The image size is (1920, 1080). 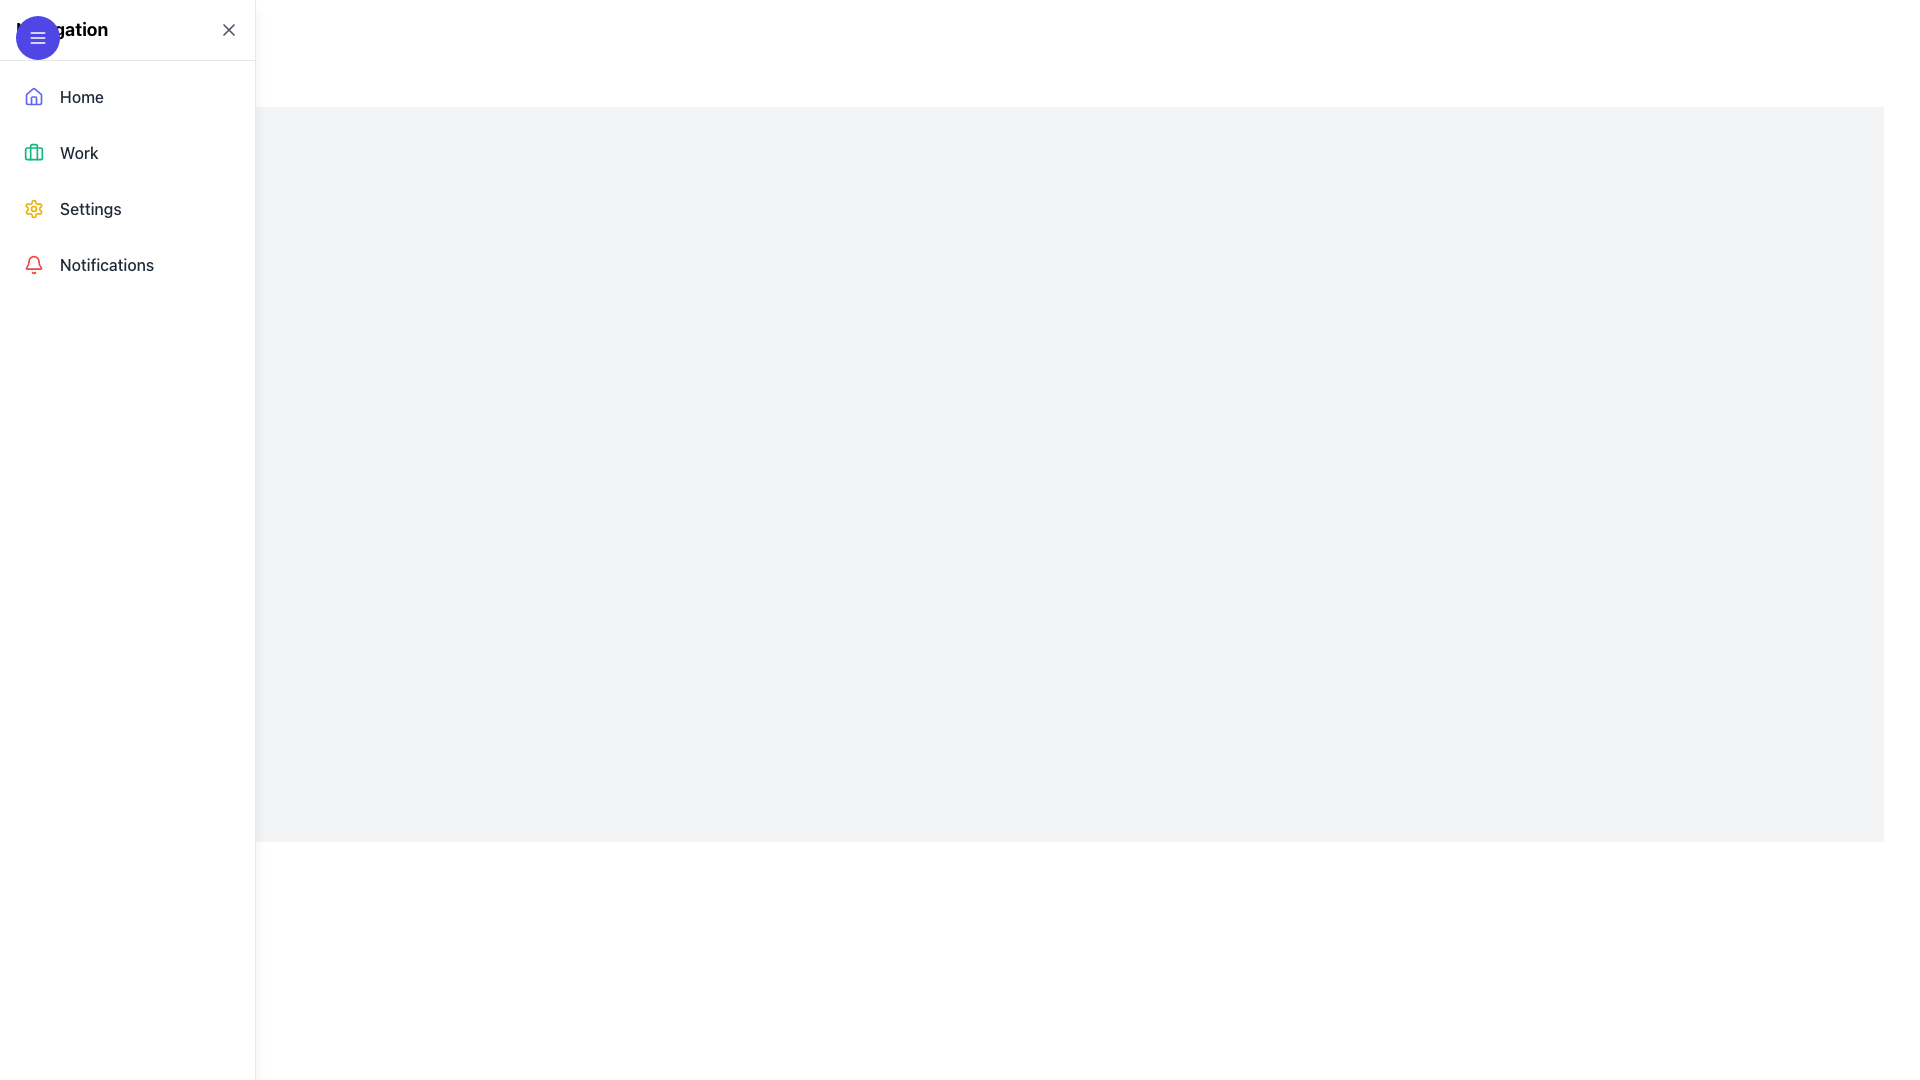 I want to click on the 'Home' text label in the left-side navigation menu, which is styled with a medium font weight and dark gray color (#4B5563), located immediately to the right of a house icon, so click(x=80, y=96).